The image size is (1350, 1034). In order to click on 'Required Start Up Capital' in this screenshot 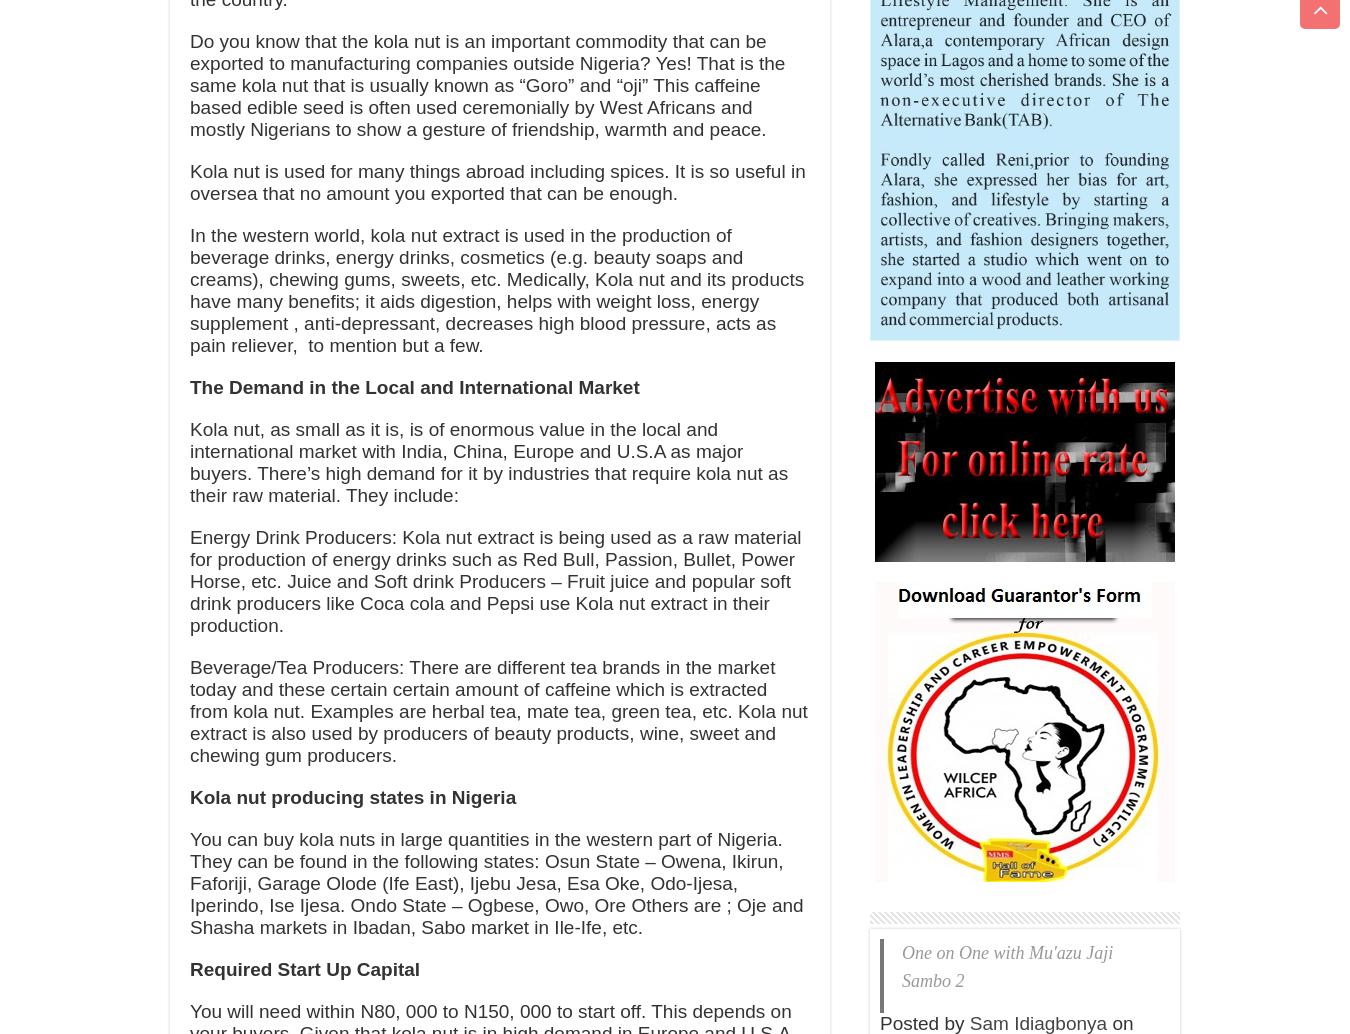, I will do `click(189, 968)`.